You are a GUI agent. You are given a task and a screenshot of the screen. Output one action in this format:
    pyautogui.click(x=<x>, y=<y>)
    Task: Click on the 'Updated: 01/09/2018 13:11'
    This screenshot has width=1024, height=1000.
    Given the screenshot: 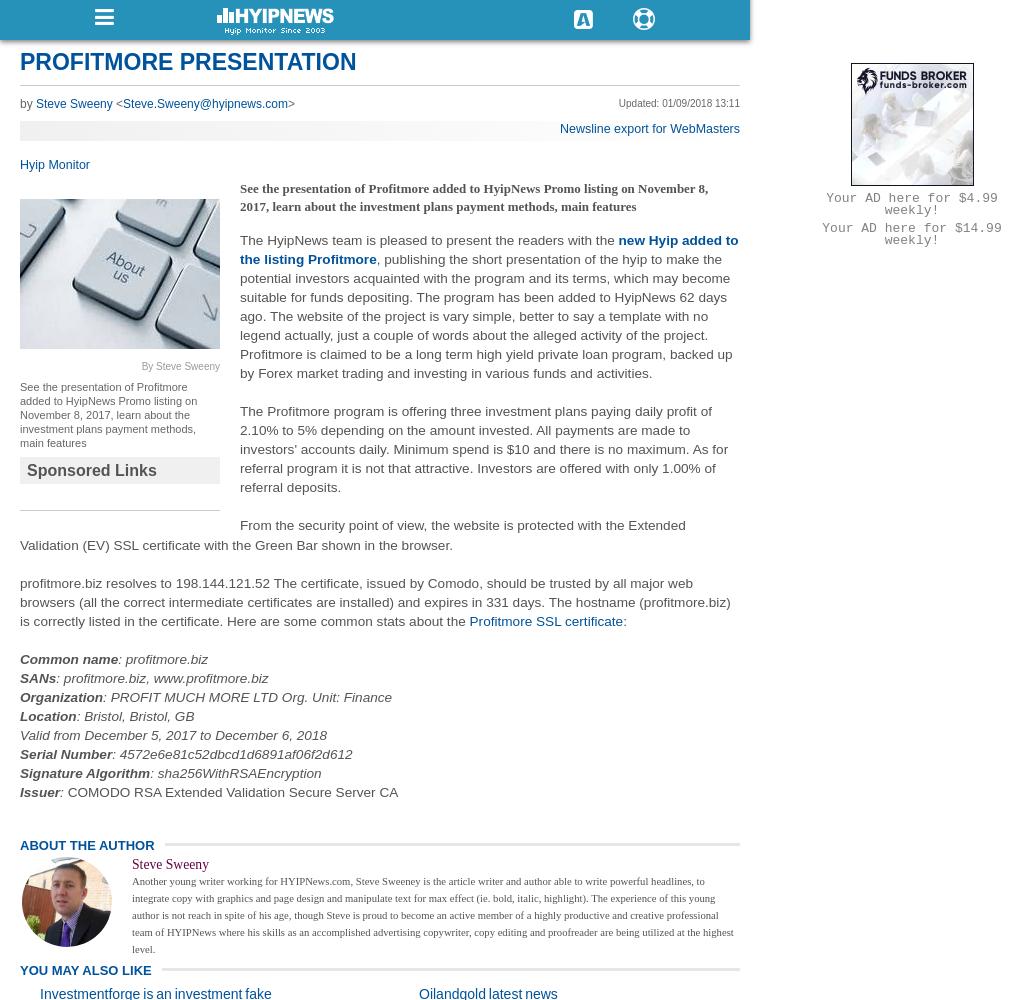 What is the action you would take?
    pyautogui.click(x=617, y=102)
    